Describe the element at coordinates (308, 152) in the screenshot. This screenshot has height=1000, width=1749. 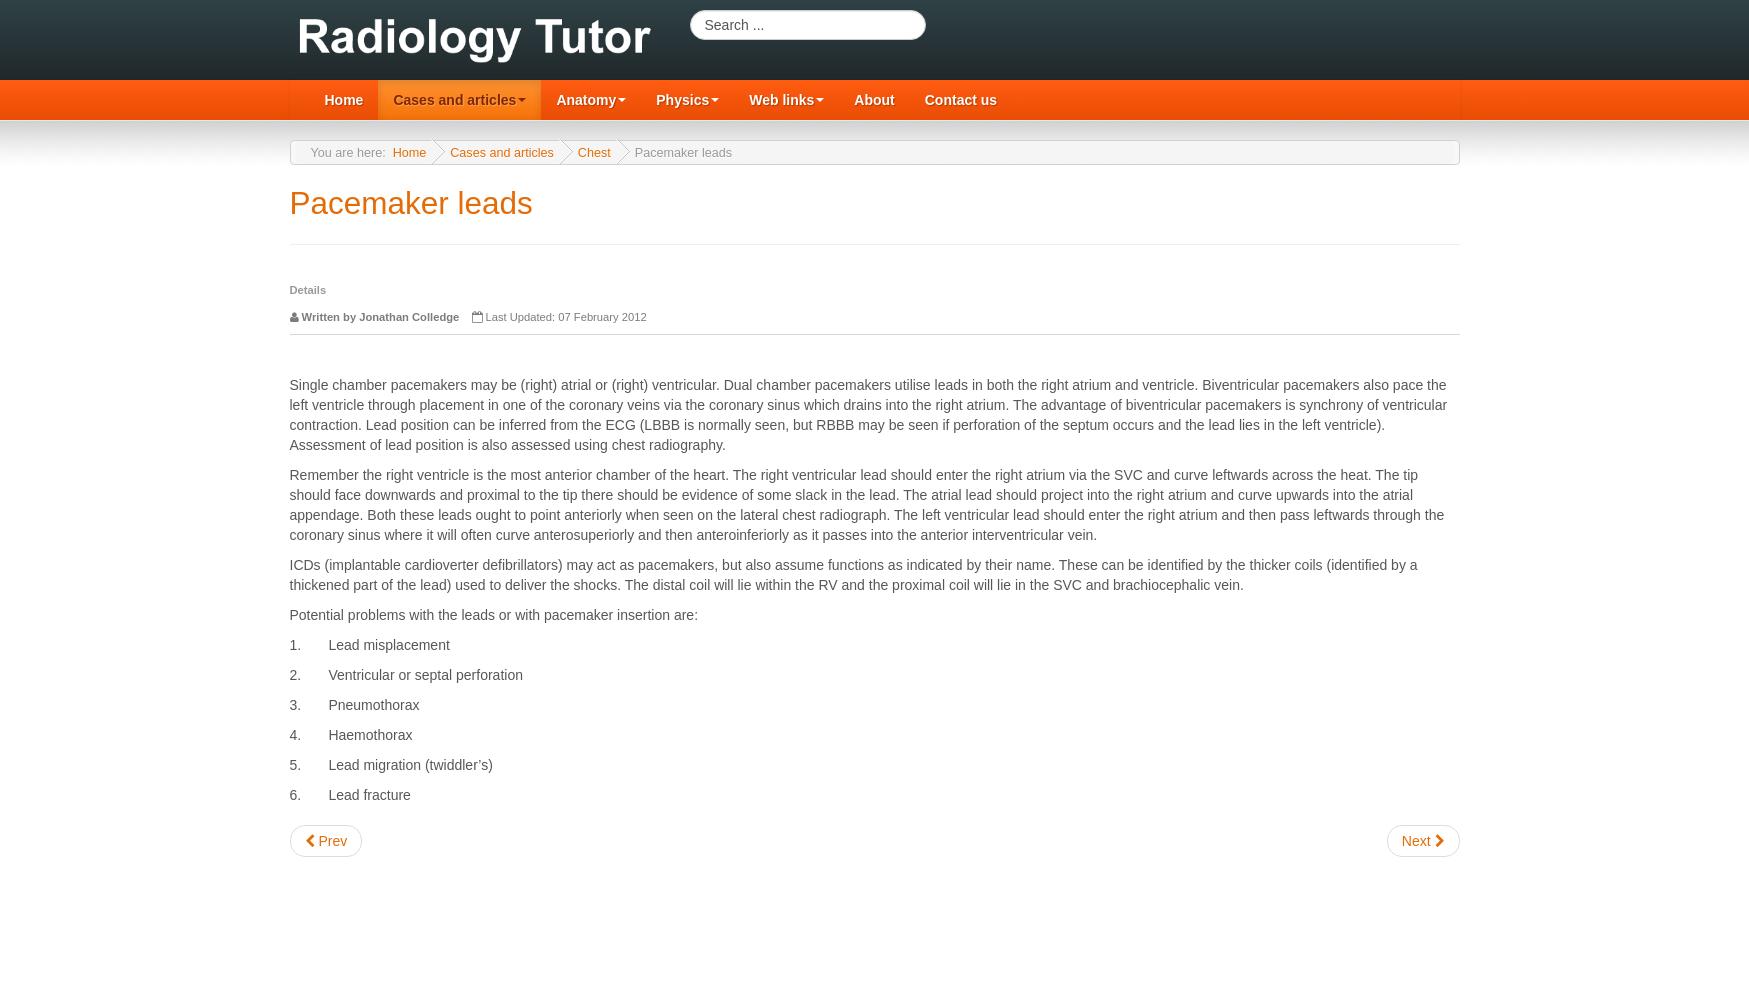
I see `'You are here:'` at that location.